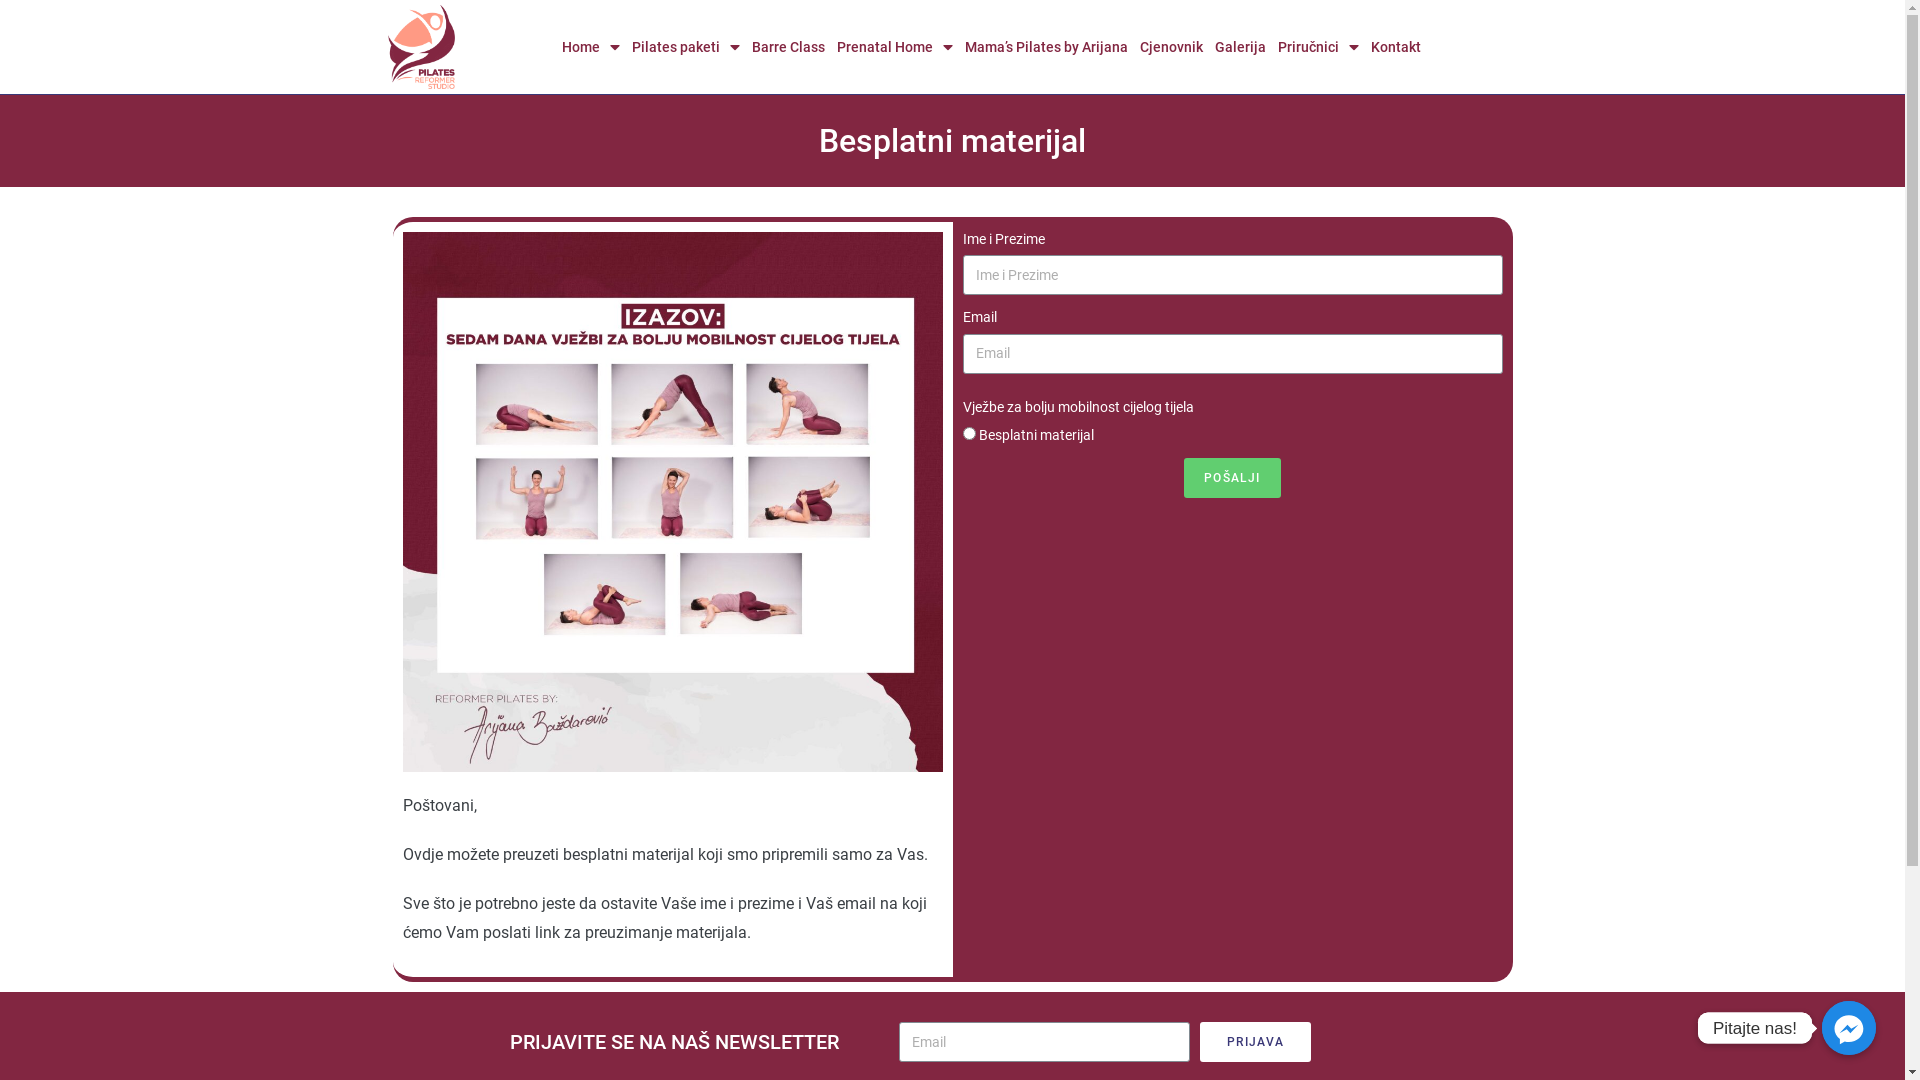 The width and height of the screenshot is (1920, 1080). What do you see at coordinates (1822, 1028) in the screenshot?
I see `'Pitajte nas!'` at bounding box center [1822, 1028].